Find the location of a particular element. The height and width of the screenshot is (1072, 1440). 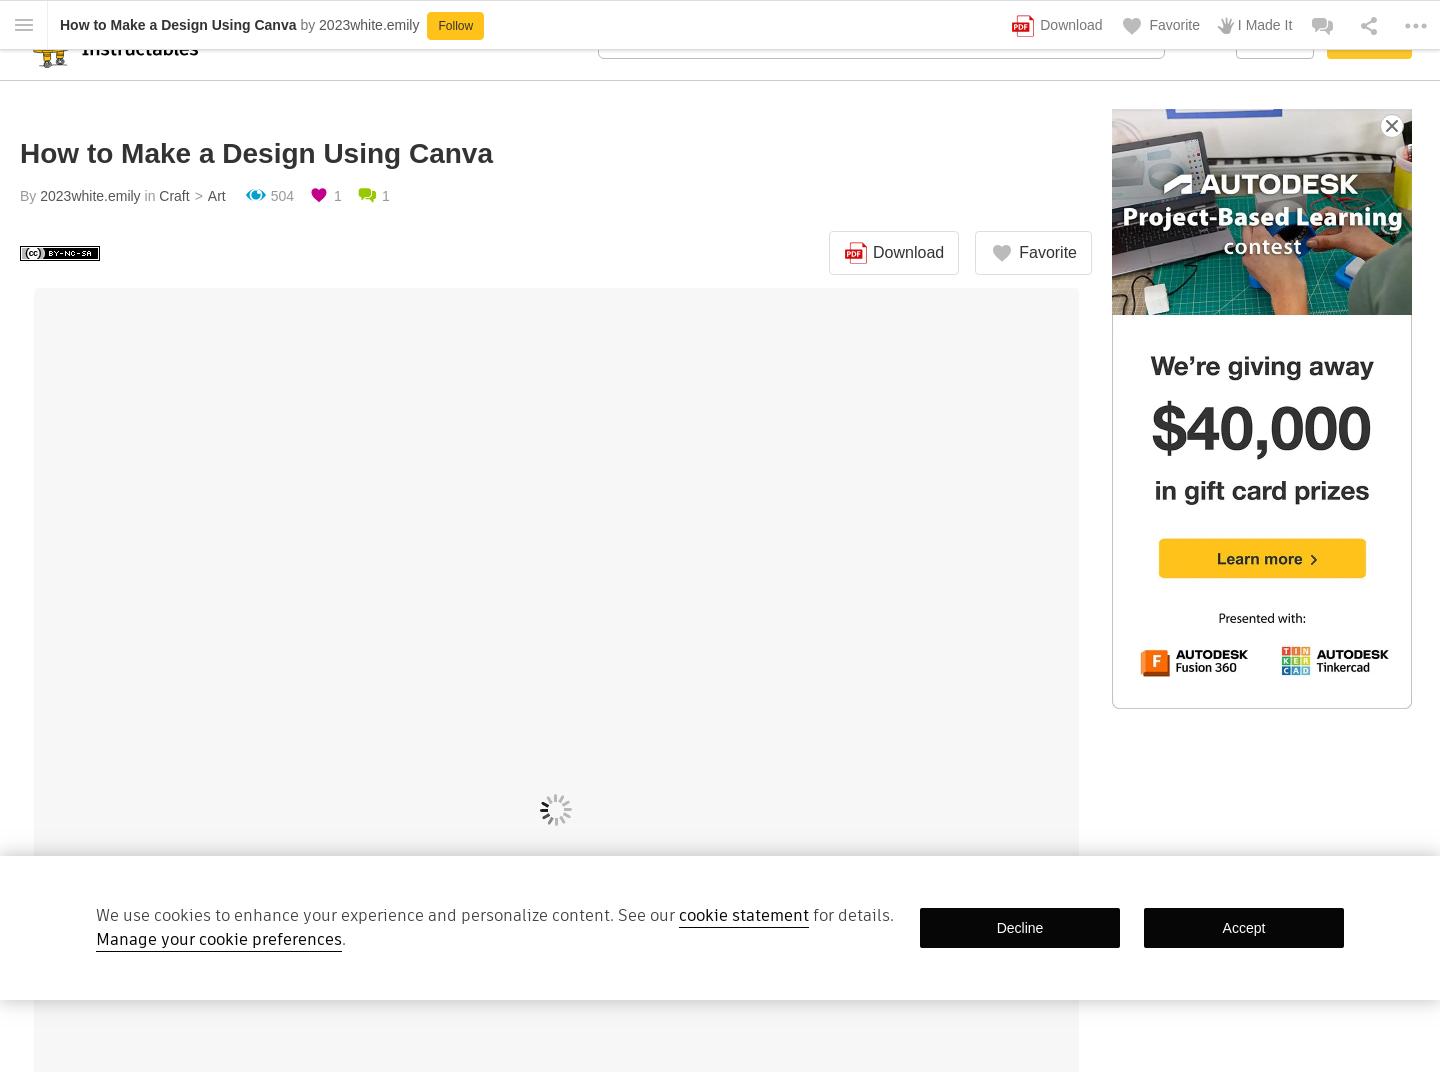

'Manage your cookie preferences' is located at coordinates (219, 938).